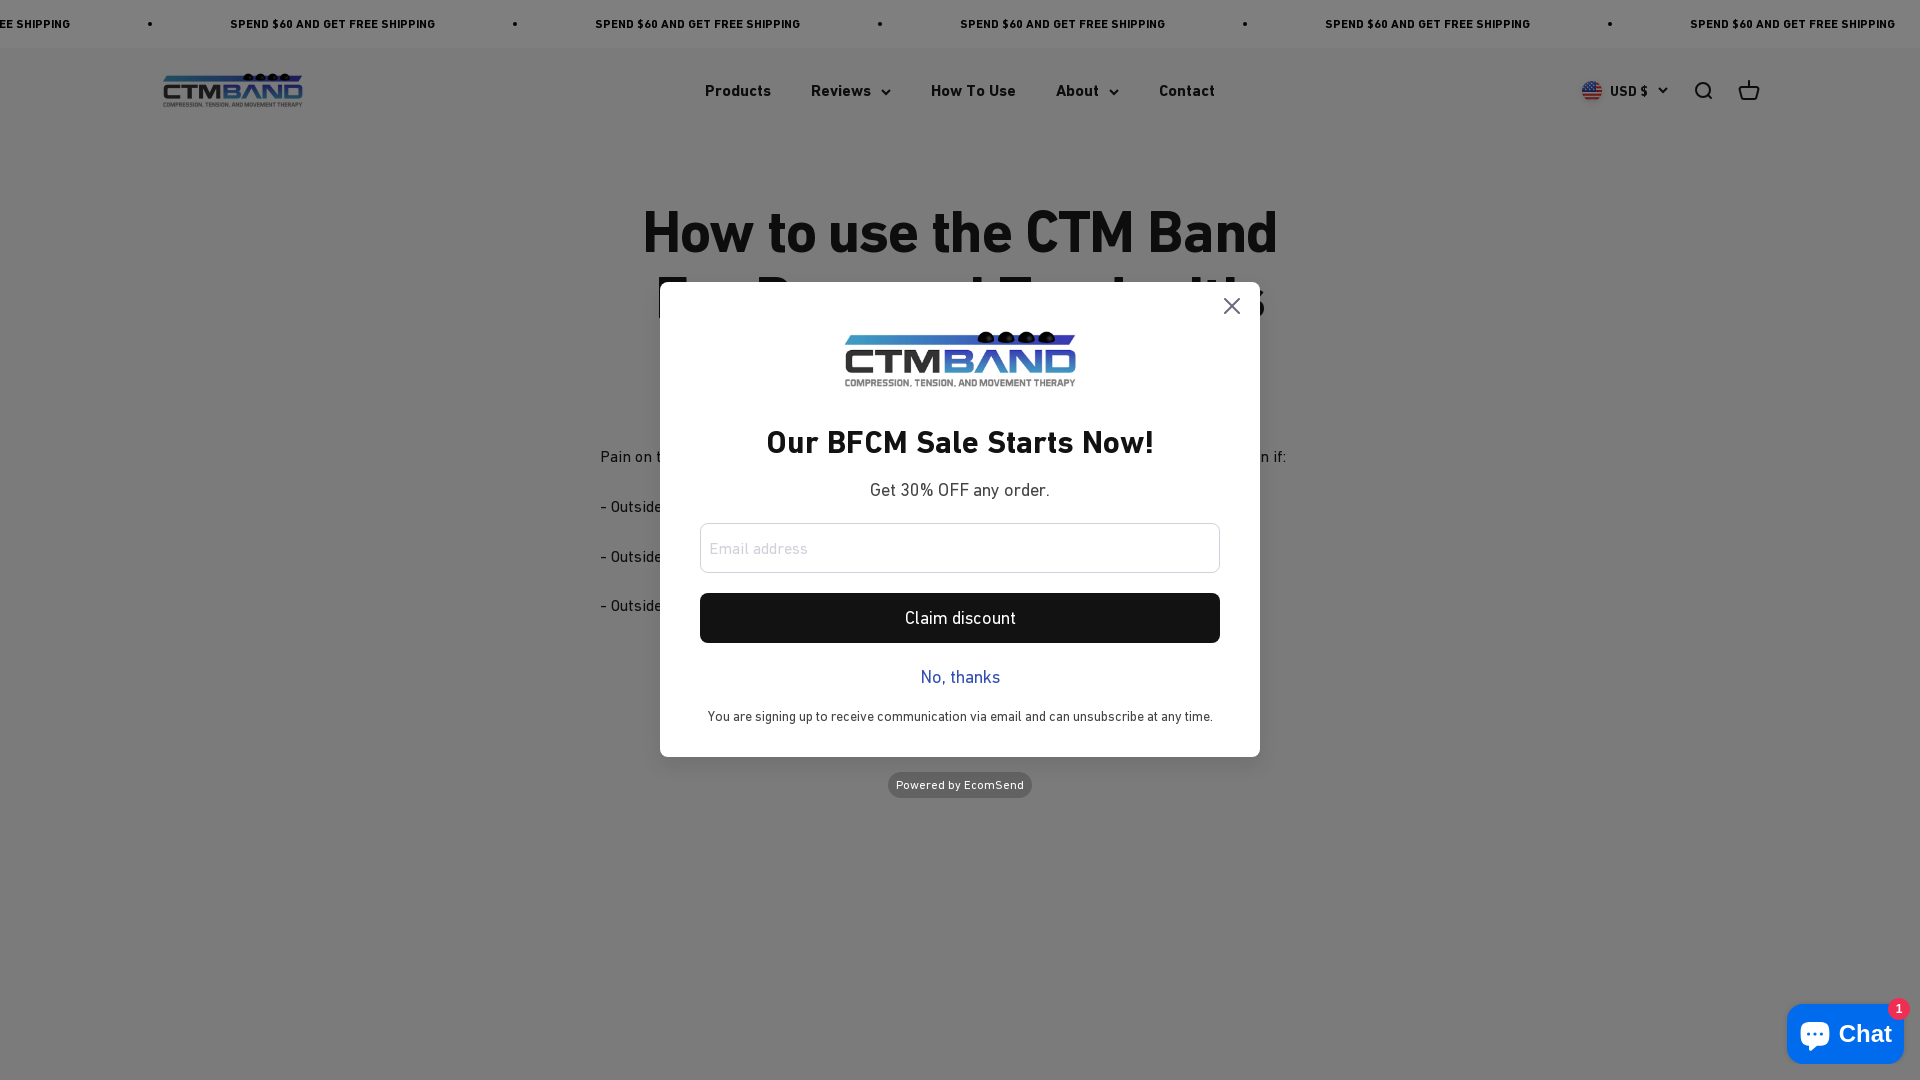  What do you see at coordinates (1702, 91) in the screenshot?
I see `'Open search'` at bounding box center [1702, 91].